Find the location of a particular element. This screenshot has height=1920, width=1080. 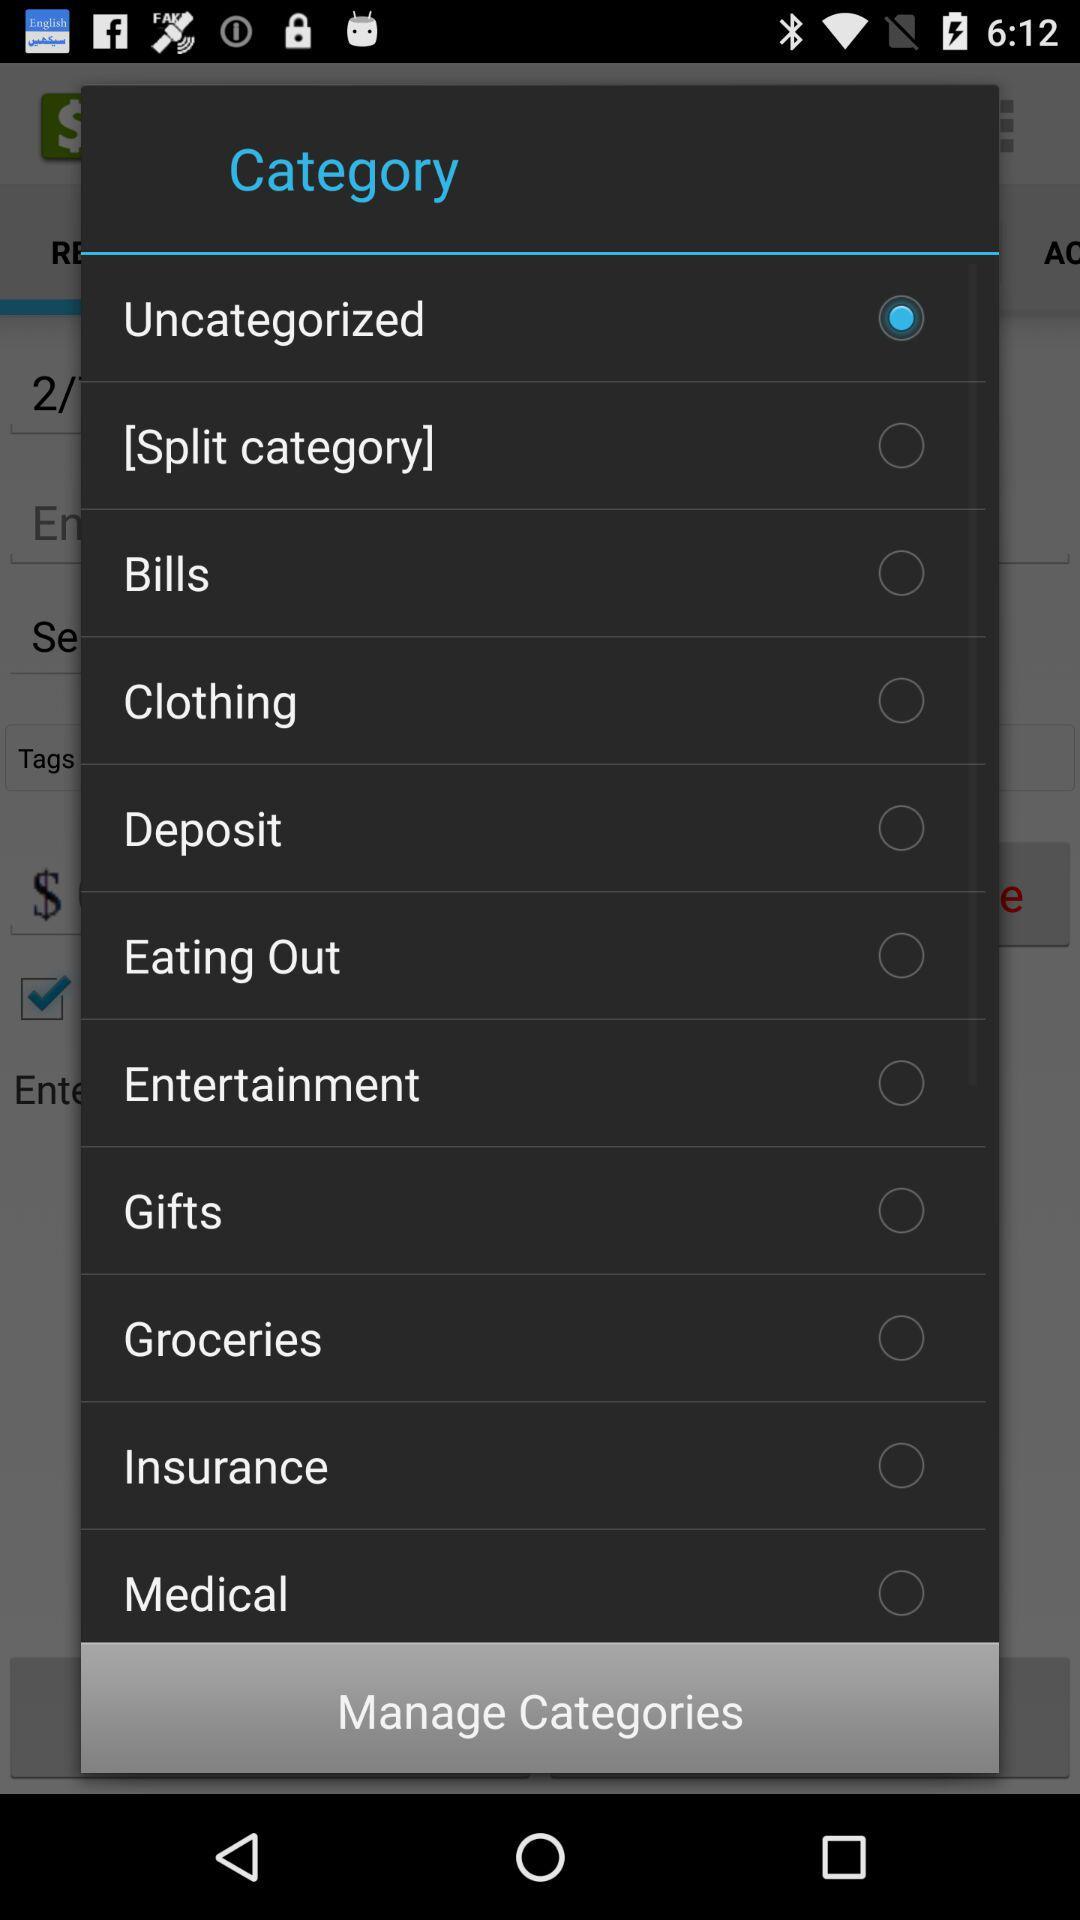

gifts item is located at coordinates (532, 1209).